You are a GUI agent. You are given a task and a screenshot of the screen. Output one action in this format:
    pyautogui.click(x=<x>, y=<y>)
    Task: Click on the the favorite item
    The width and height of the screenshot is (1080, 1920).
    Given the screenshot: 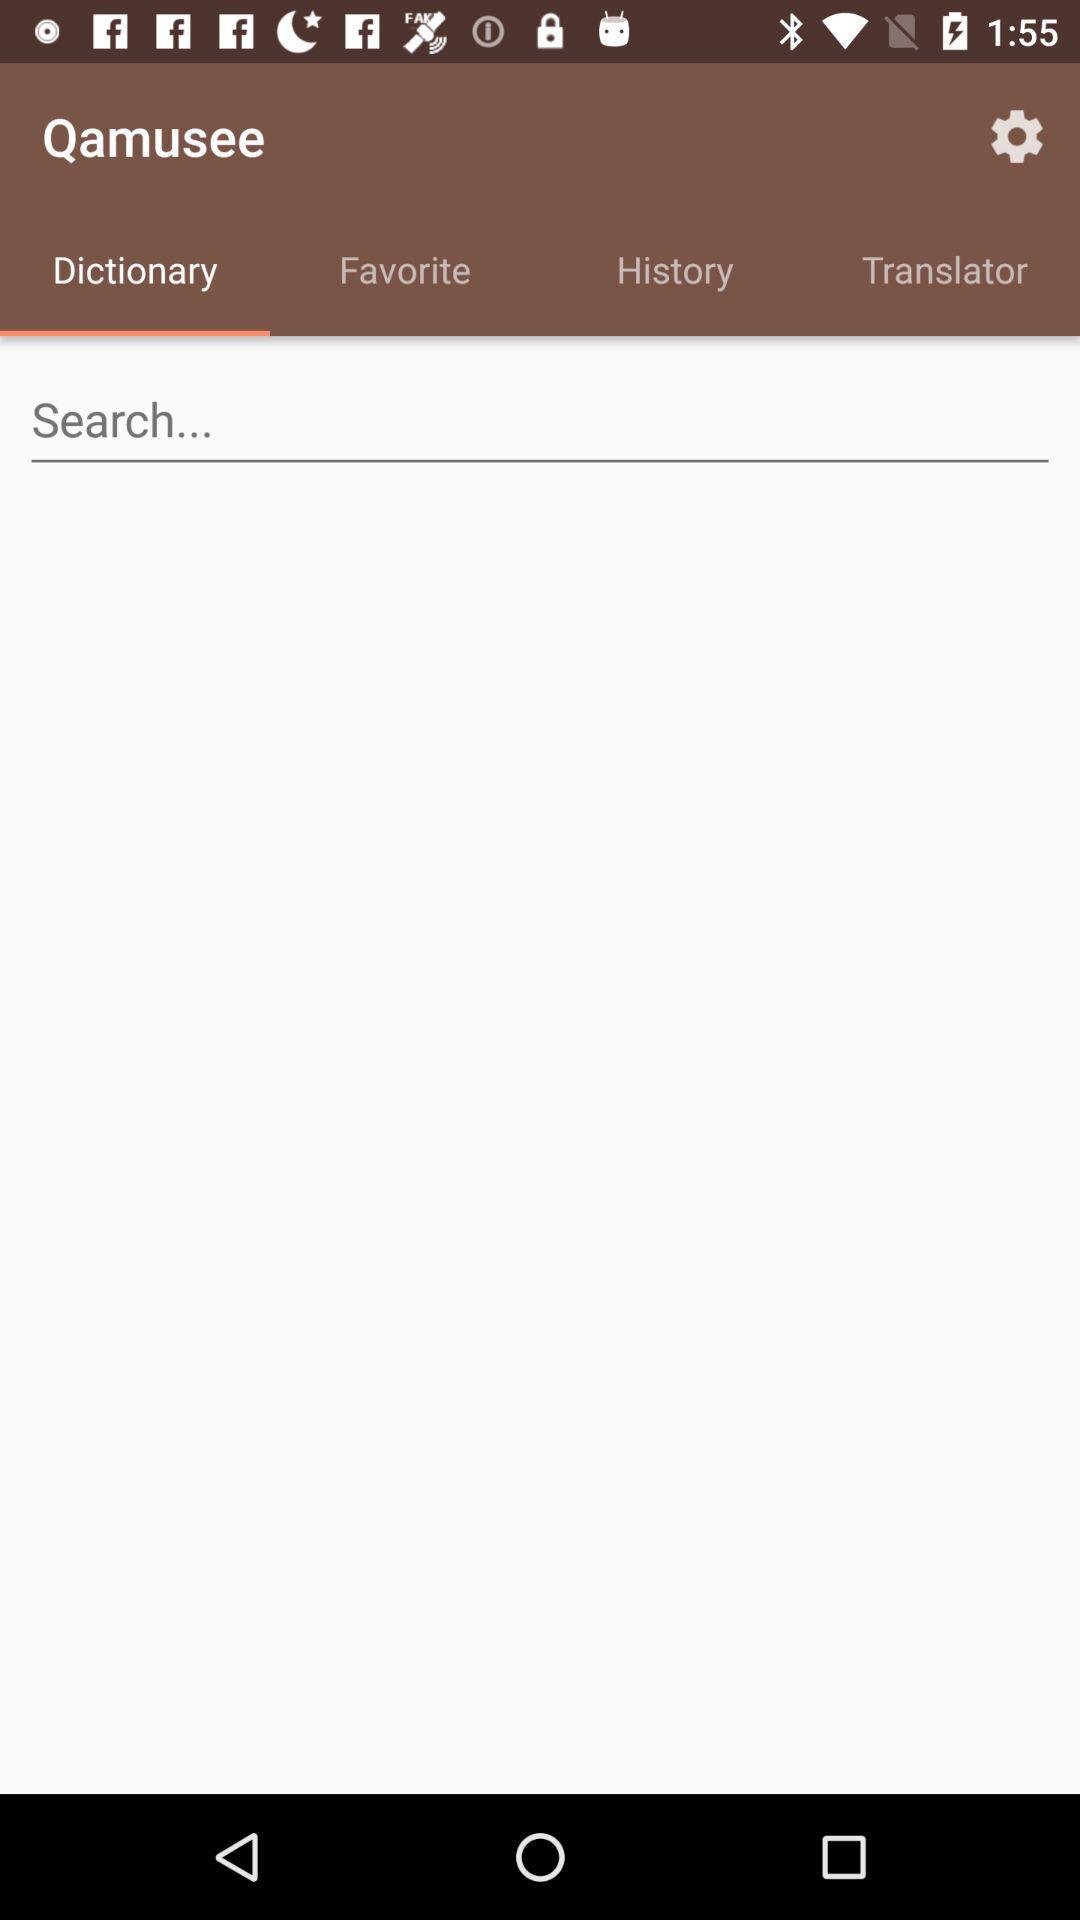 What is the action you would take?
    pyautogui.click(x=405, y=272)
    